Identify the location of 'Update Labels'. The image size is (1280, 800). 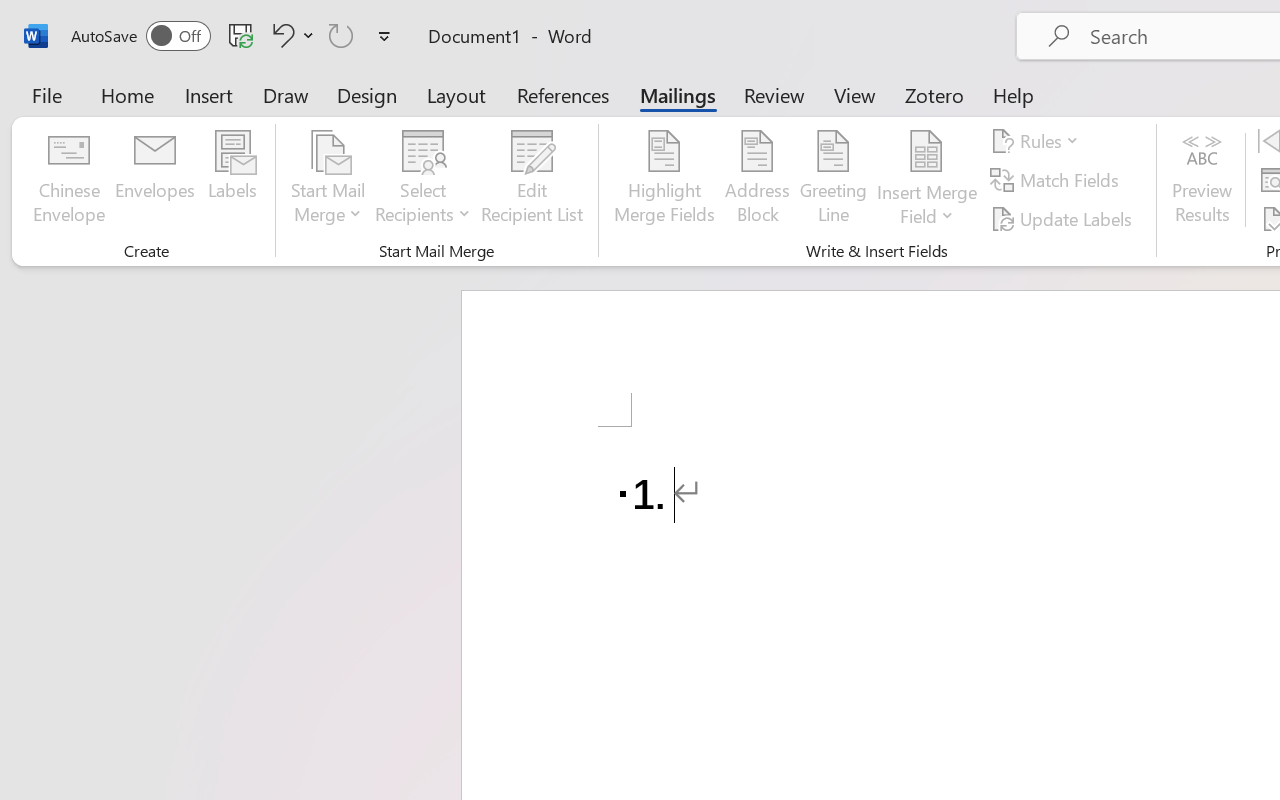
(1063, 218).